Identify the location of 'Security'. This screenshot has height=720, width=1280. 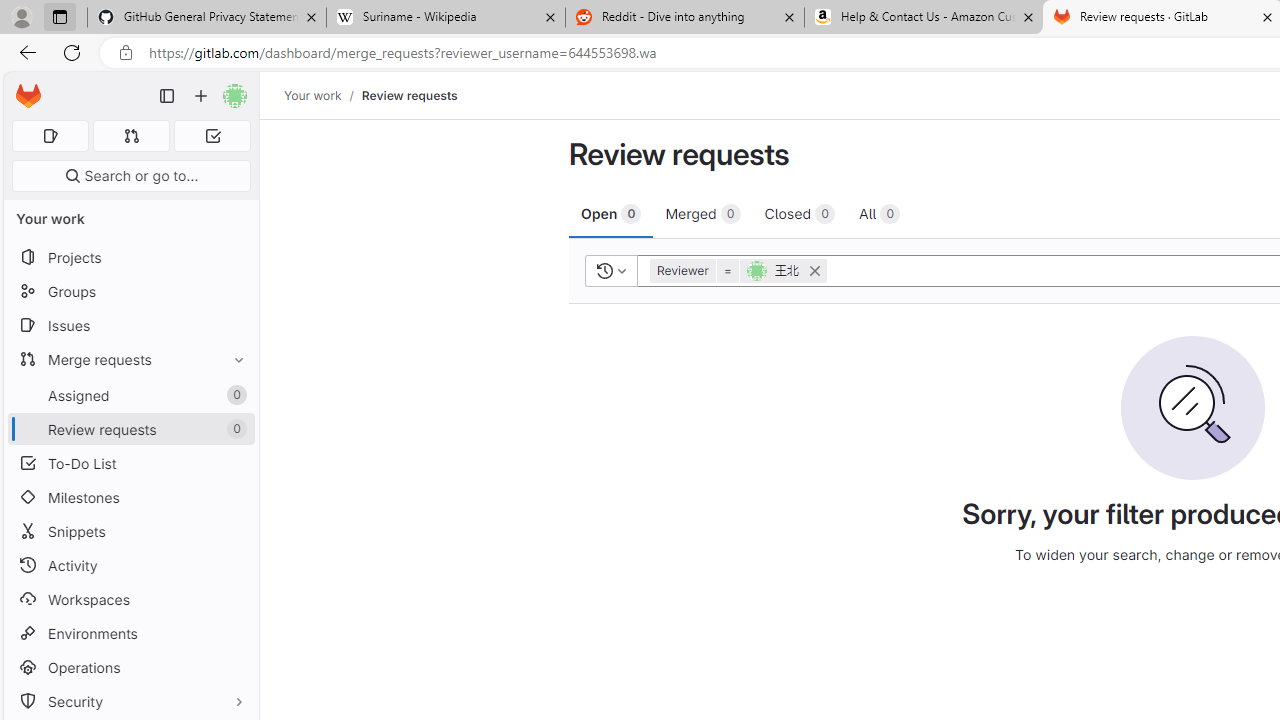
(130, 700).